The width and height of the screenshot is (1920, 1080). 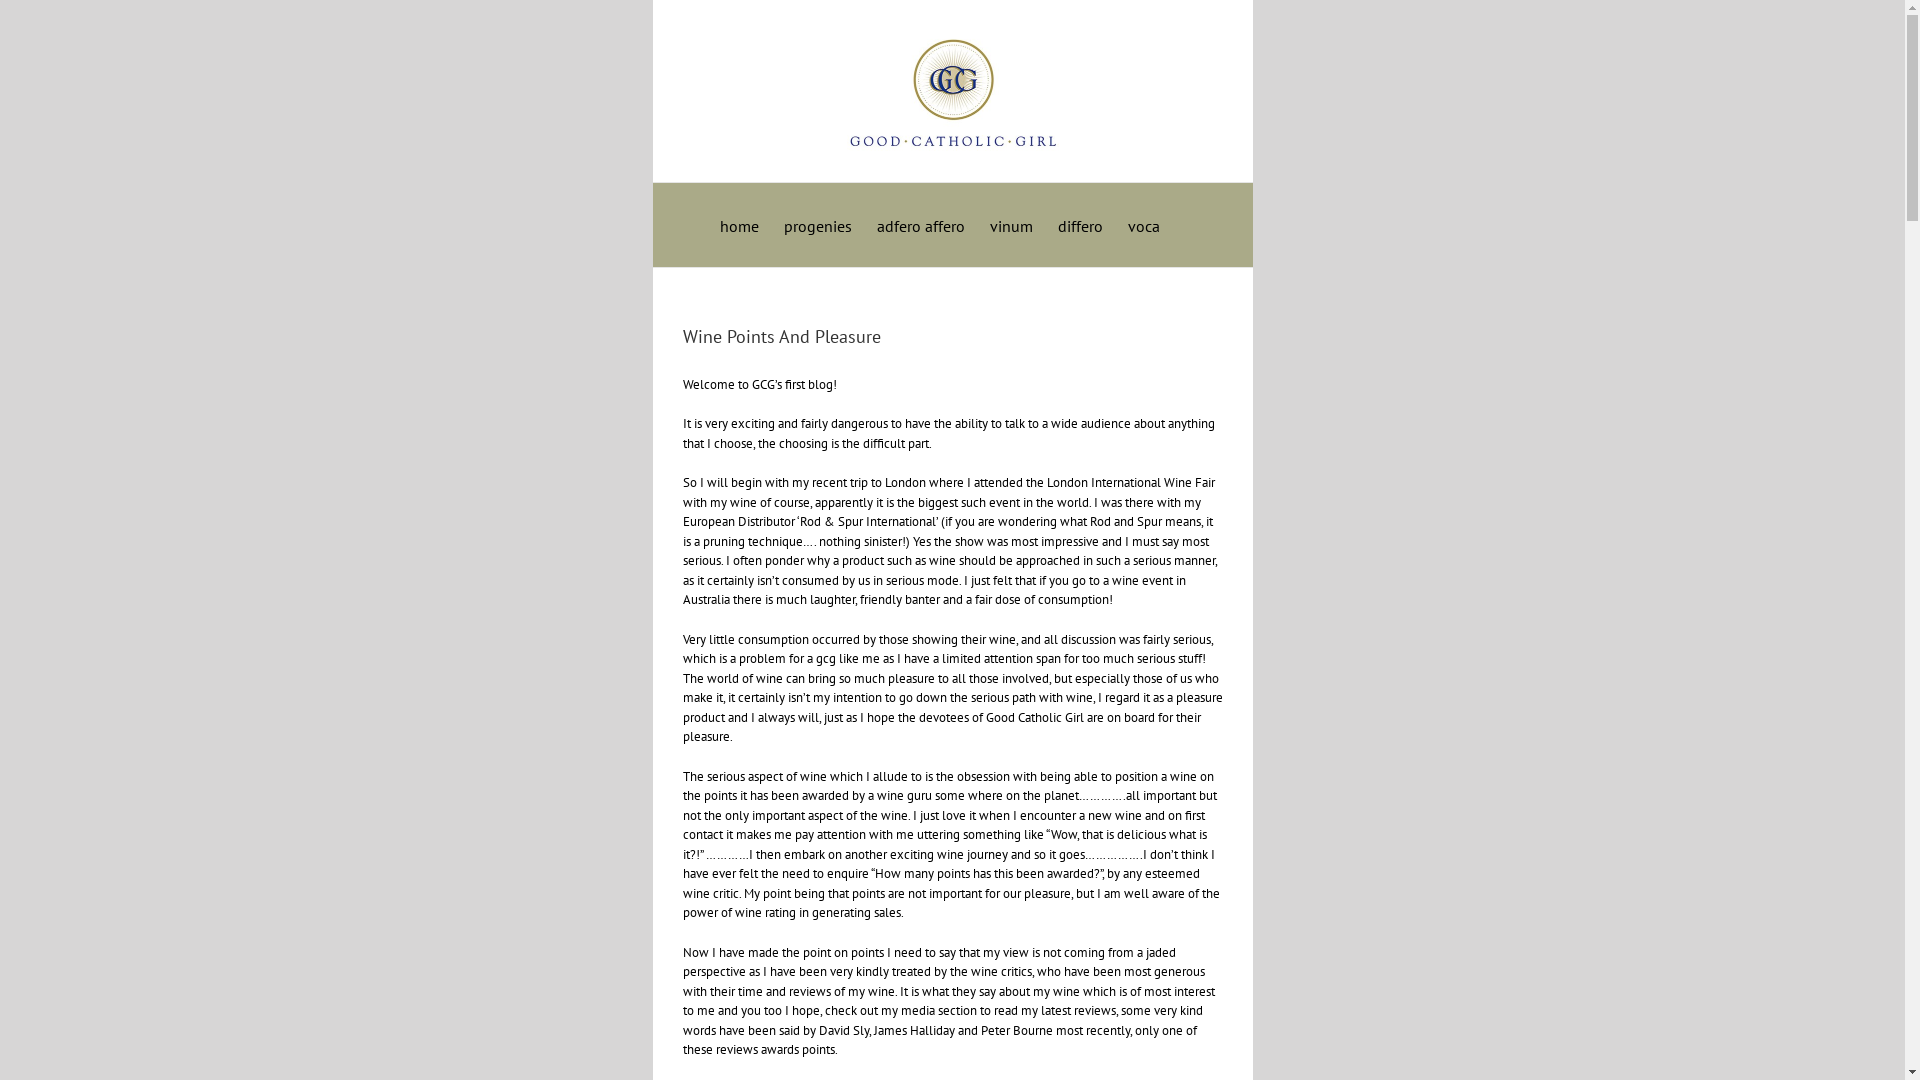 What do you see at coordinates (738, 223) in the screenshot?
I see `'home'` at bounding box center [738, 223].